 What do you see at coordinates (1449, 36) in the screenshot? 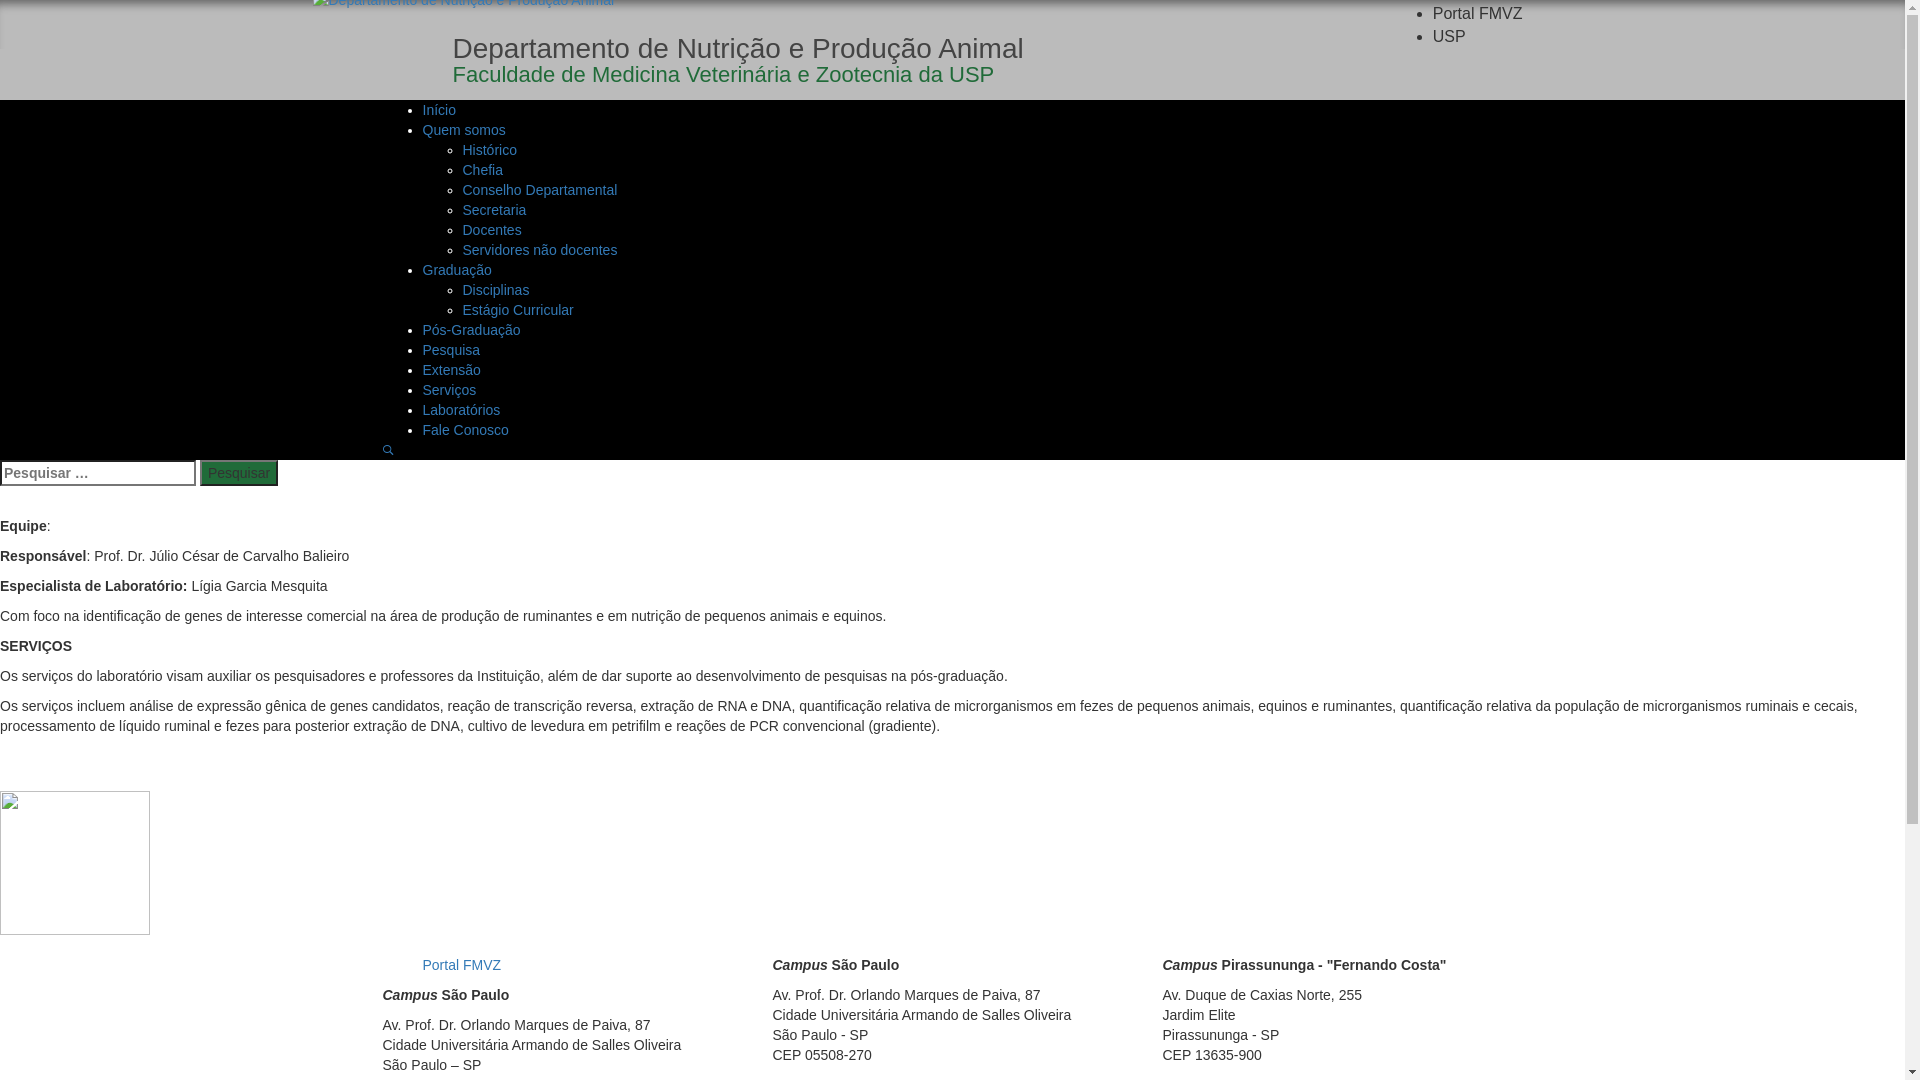
I see `'USP'` at bounding box center [1449, 36].